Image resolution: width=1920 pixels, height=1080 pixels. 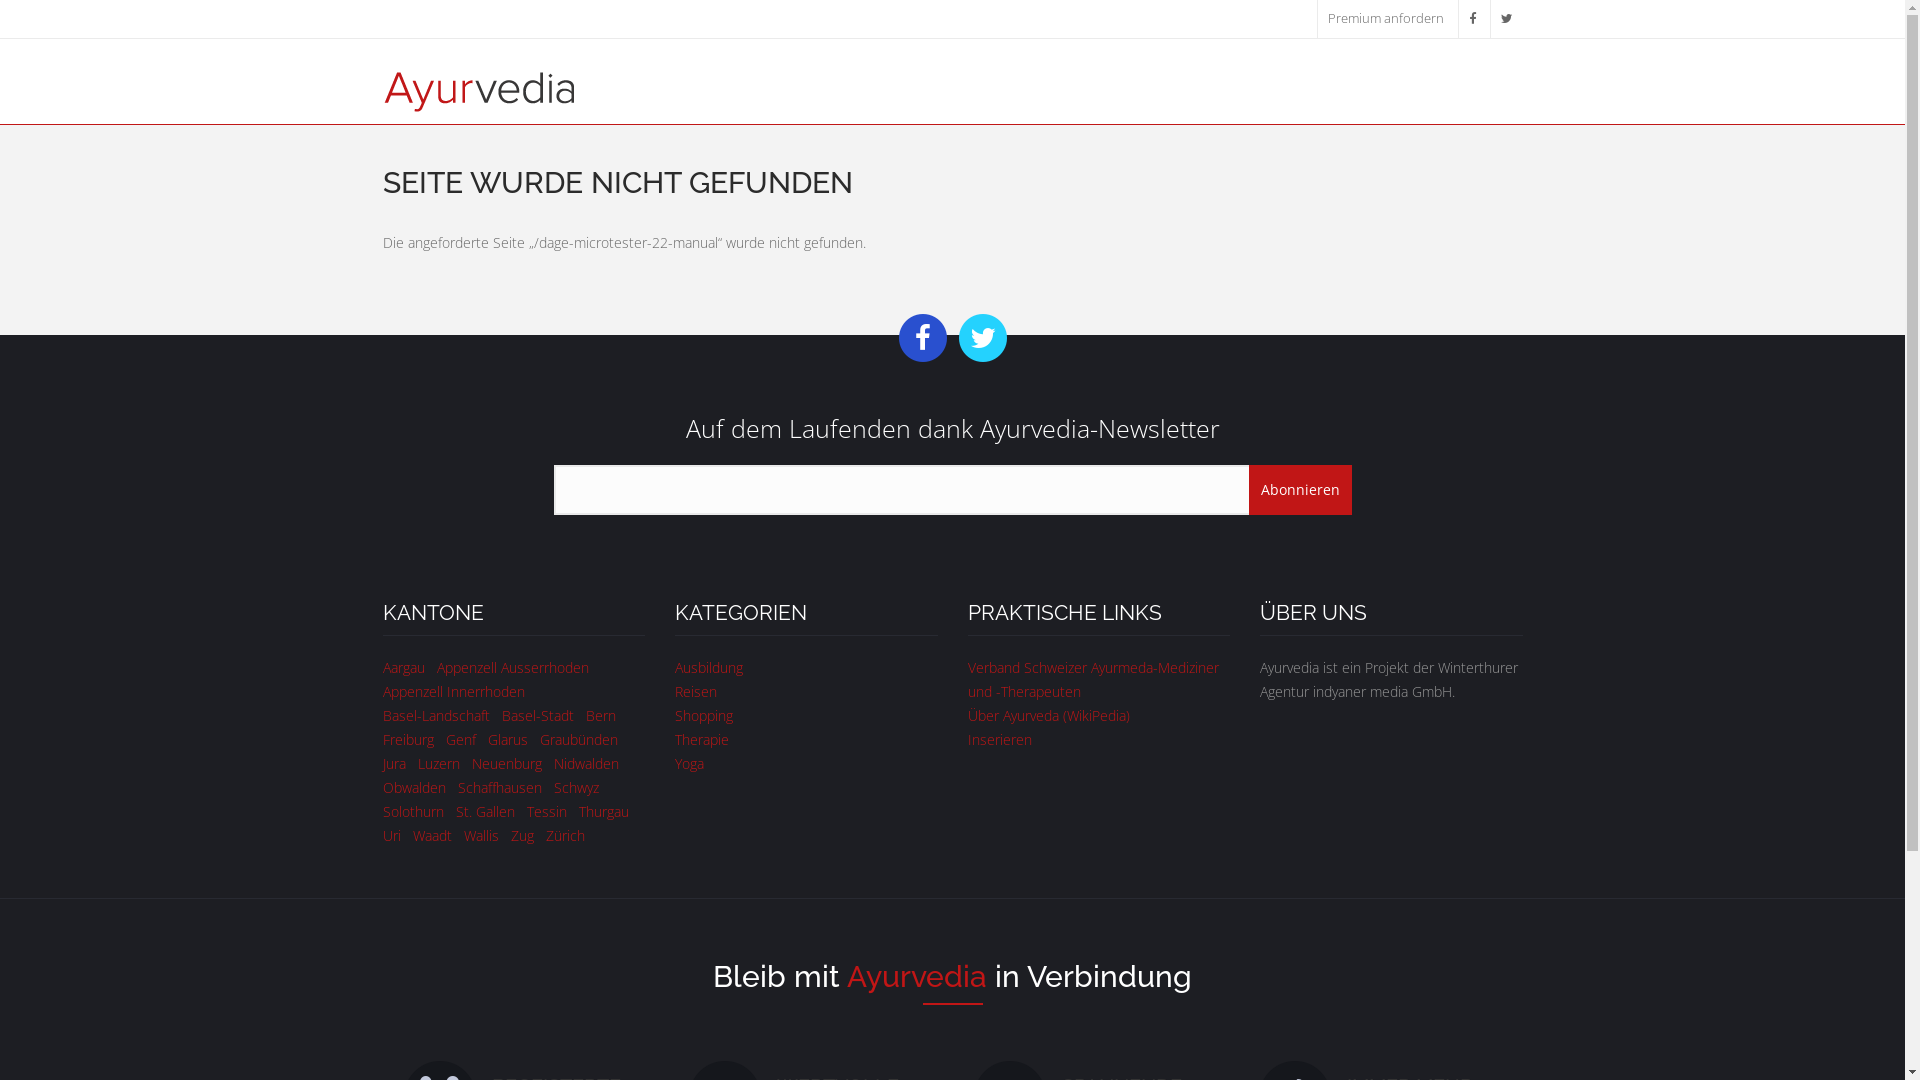 I want to click on 'Schwyz', so click(x=575, y=786).